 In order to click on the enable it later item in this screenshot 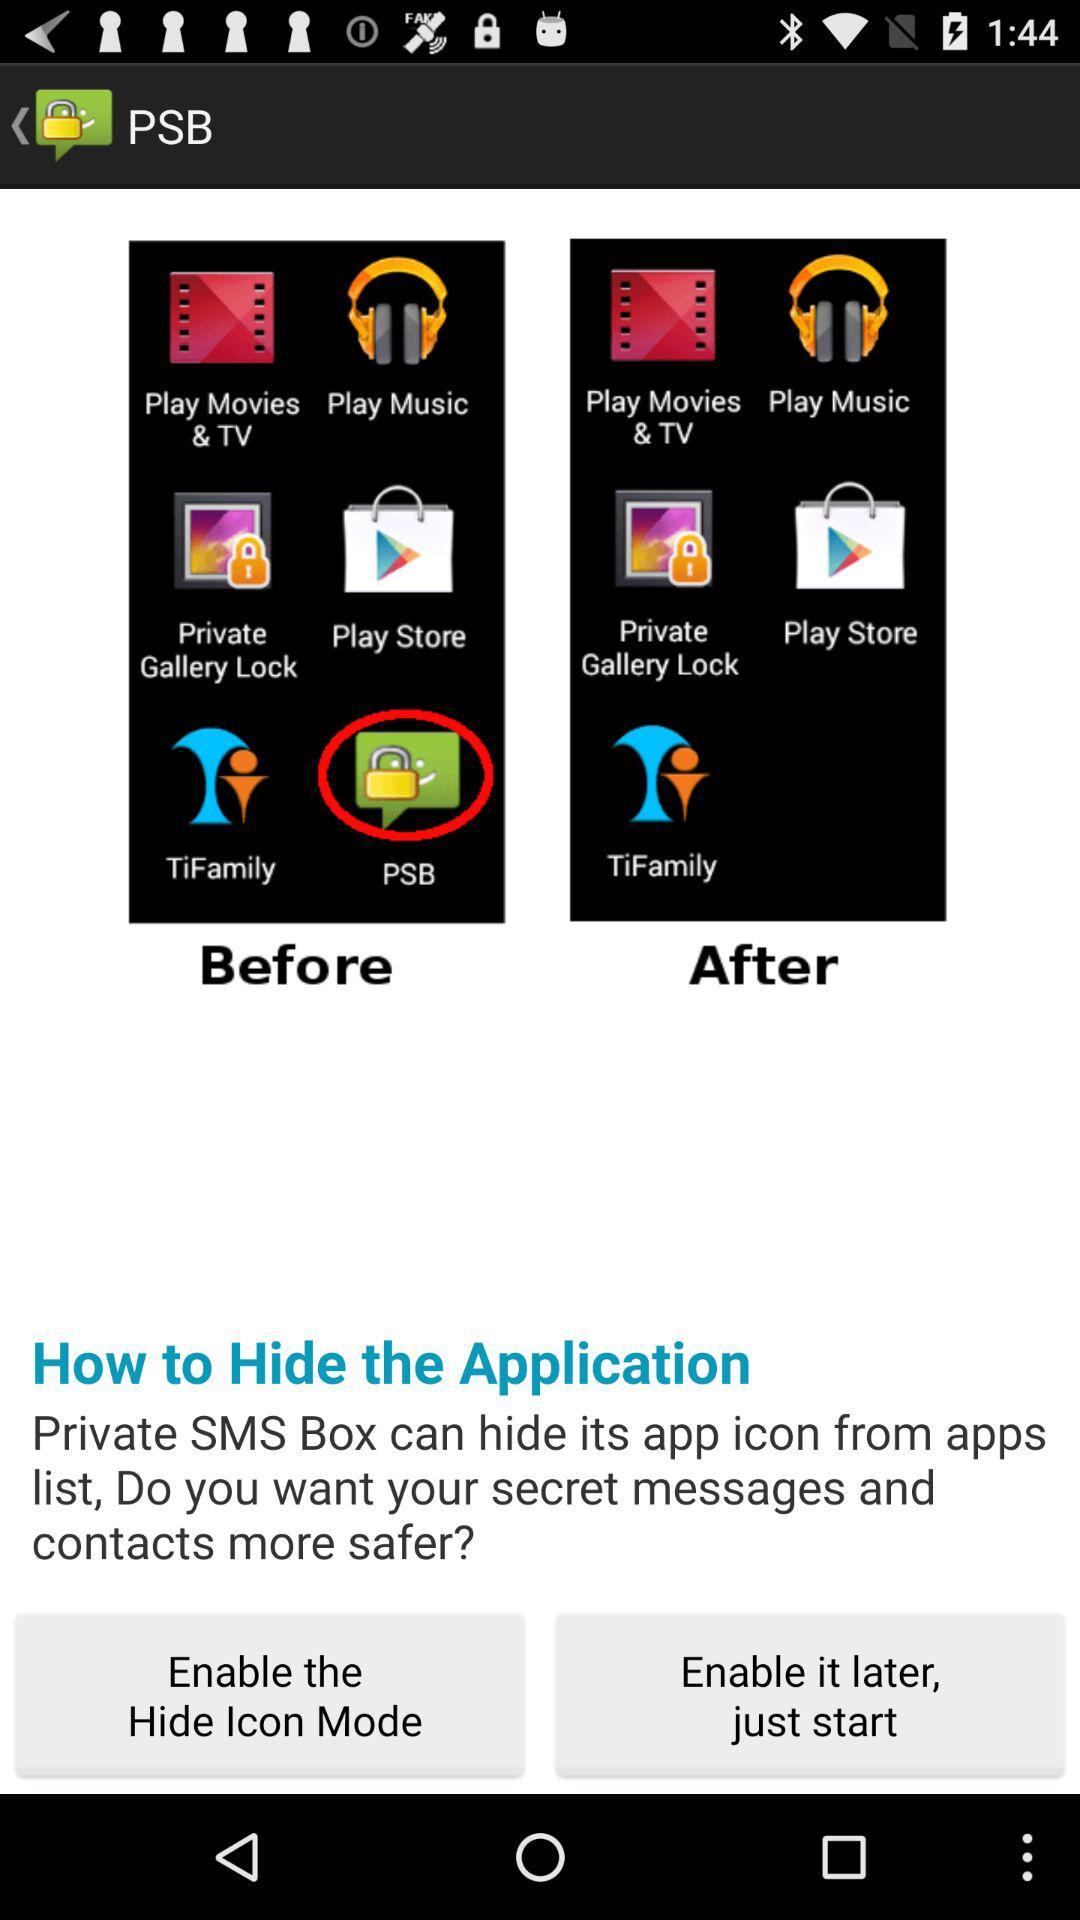, I will do `click(810, 1695)`.